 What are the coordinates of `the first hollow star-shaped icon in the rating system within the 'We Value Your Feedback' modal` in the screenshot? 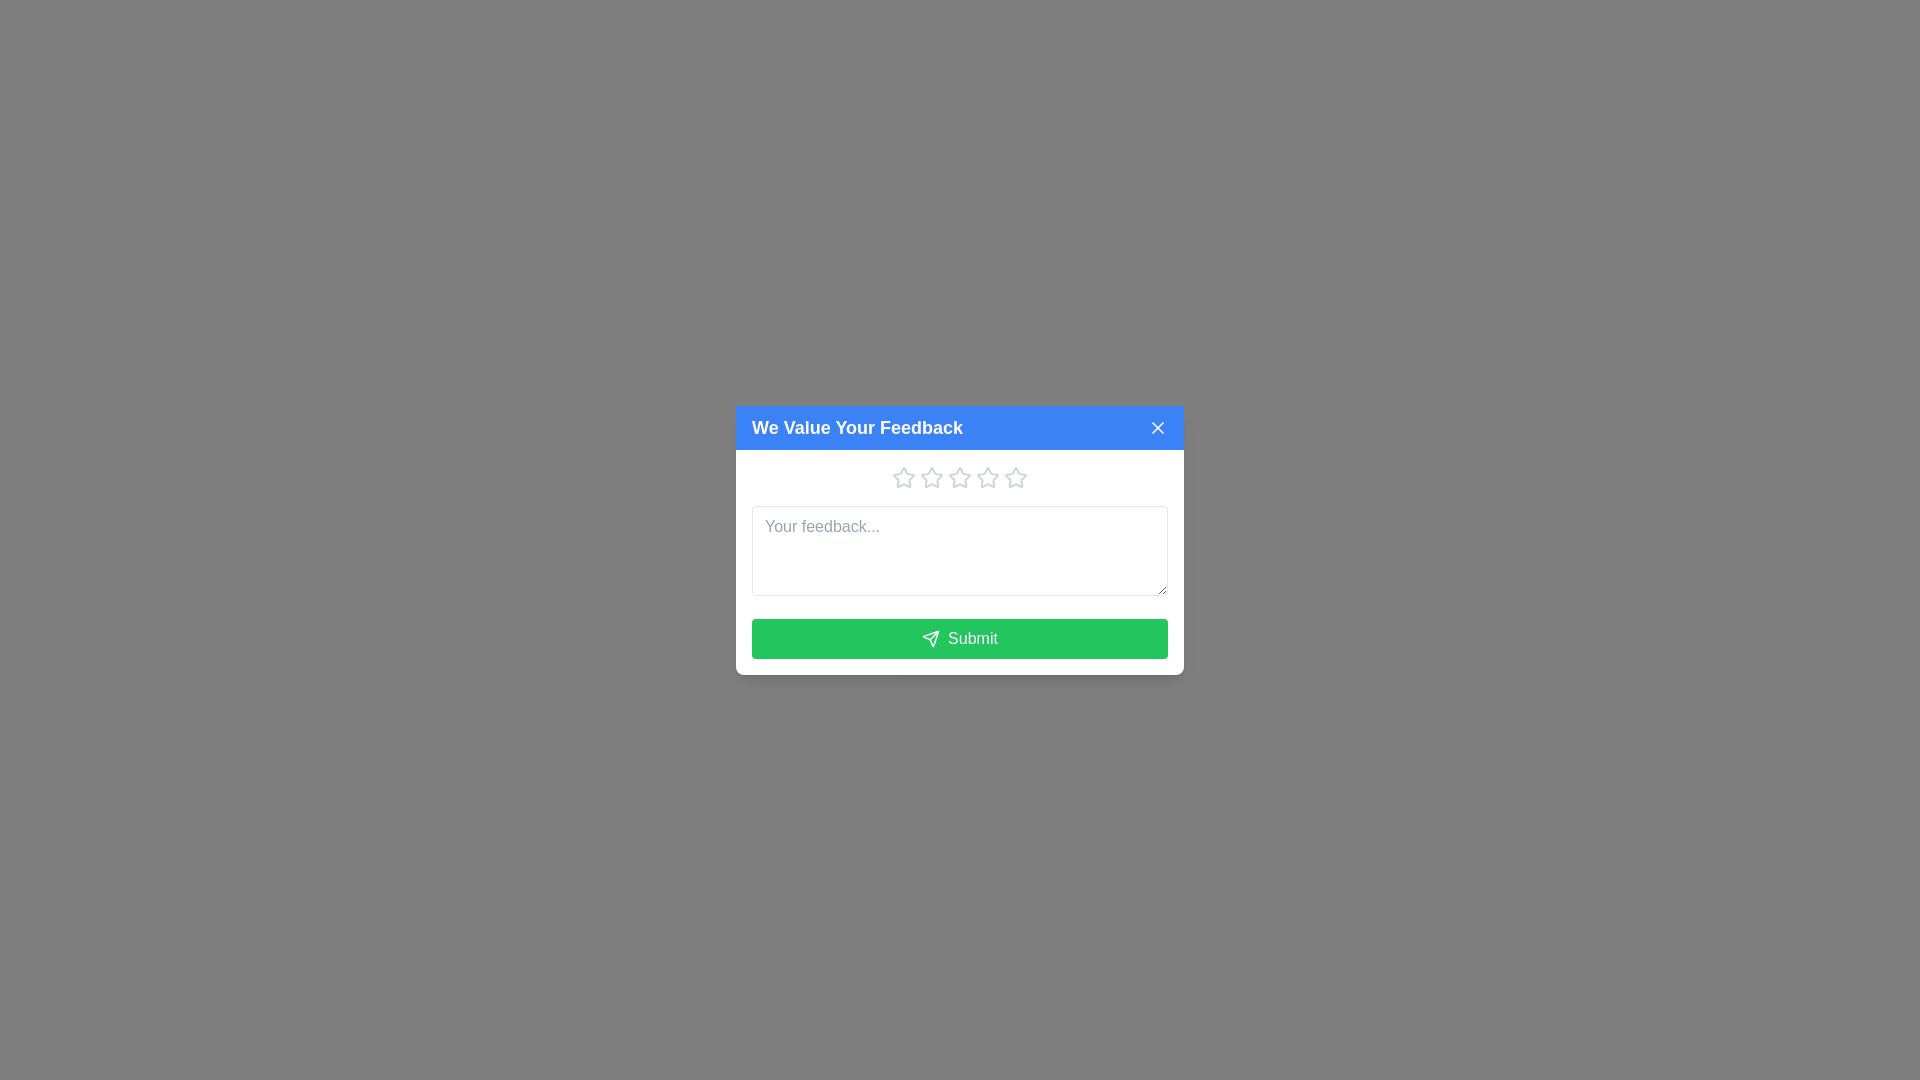 It's located at (902, 477).